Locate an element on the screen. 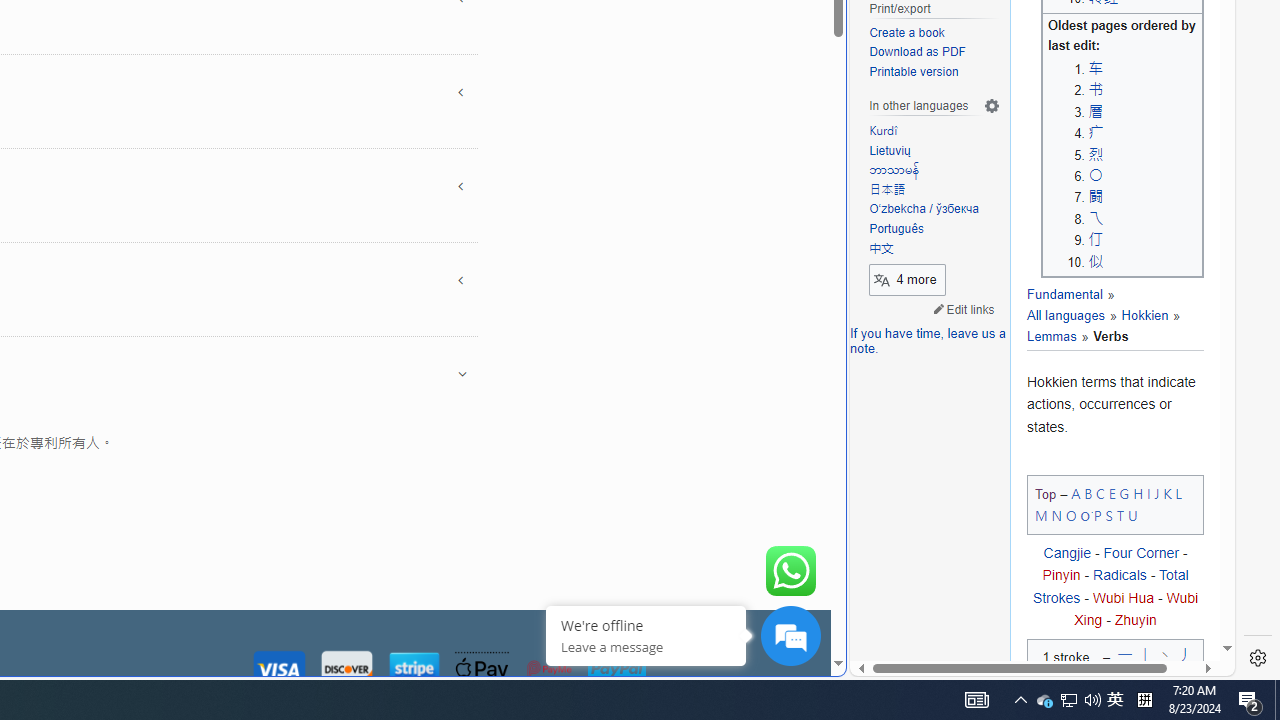 The height and width of the screenshot is (720, 1280). 'All languages' is located at coordinates (1065, 315).